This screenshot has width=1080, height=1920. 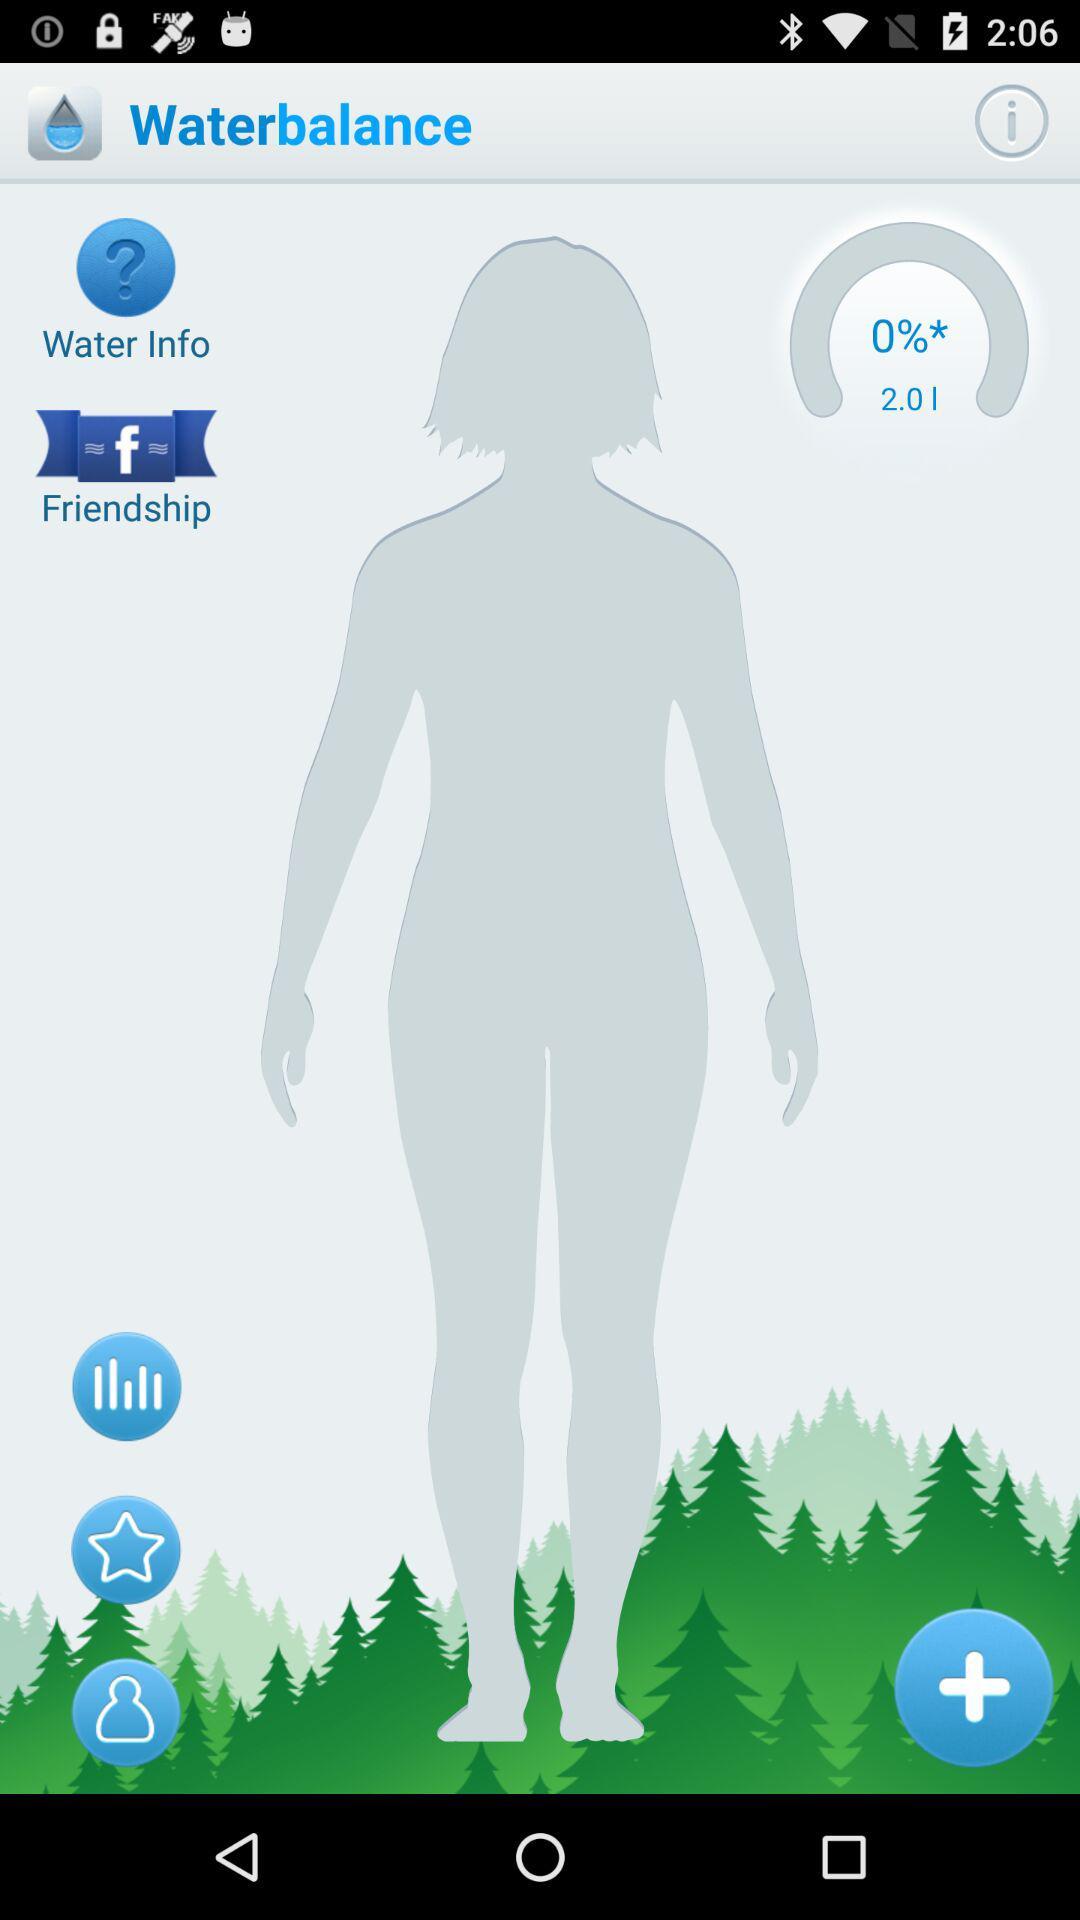 What do you see at coordinates (972, 1686) in the screenshot?
I see `item at the bottom right corner` at bounding box center [972, 1686].